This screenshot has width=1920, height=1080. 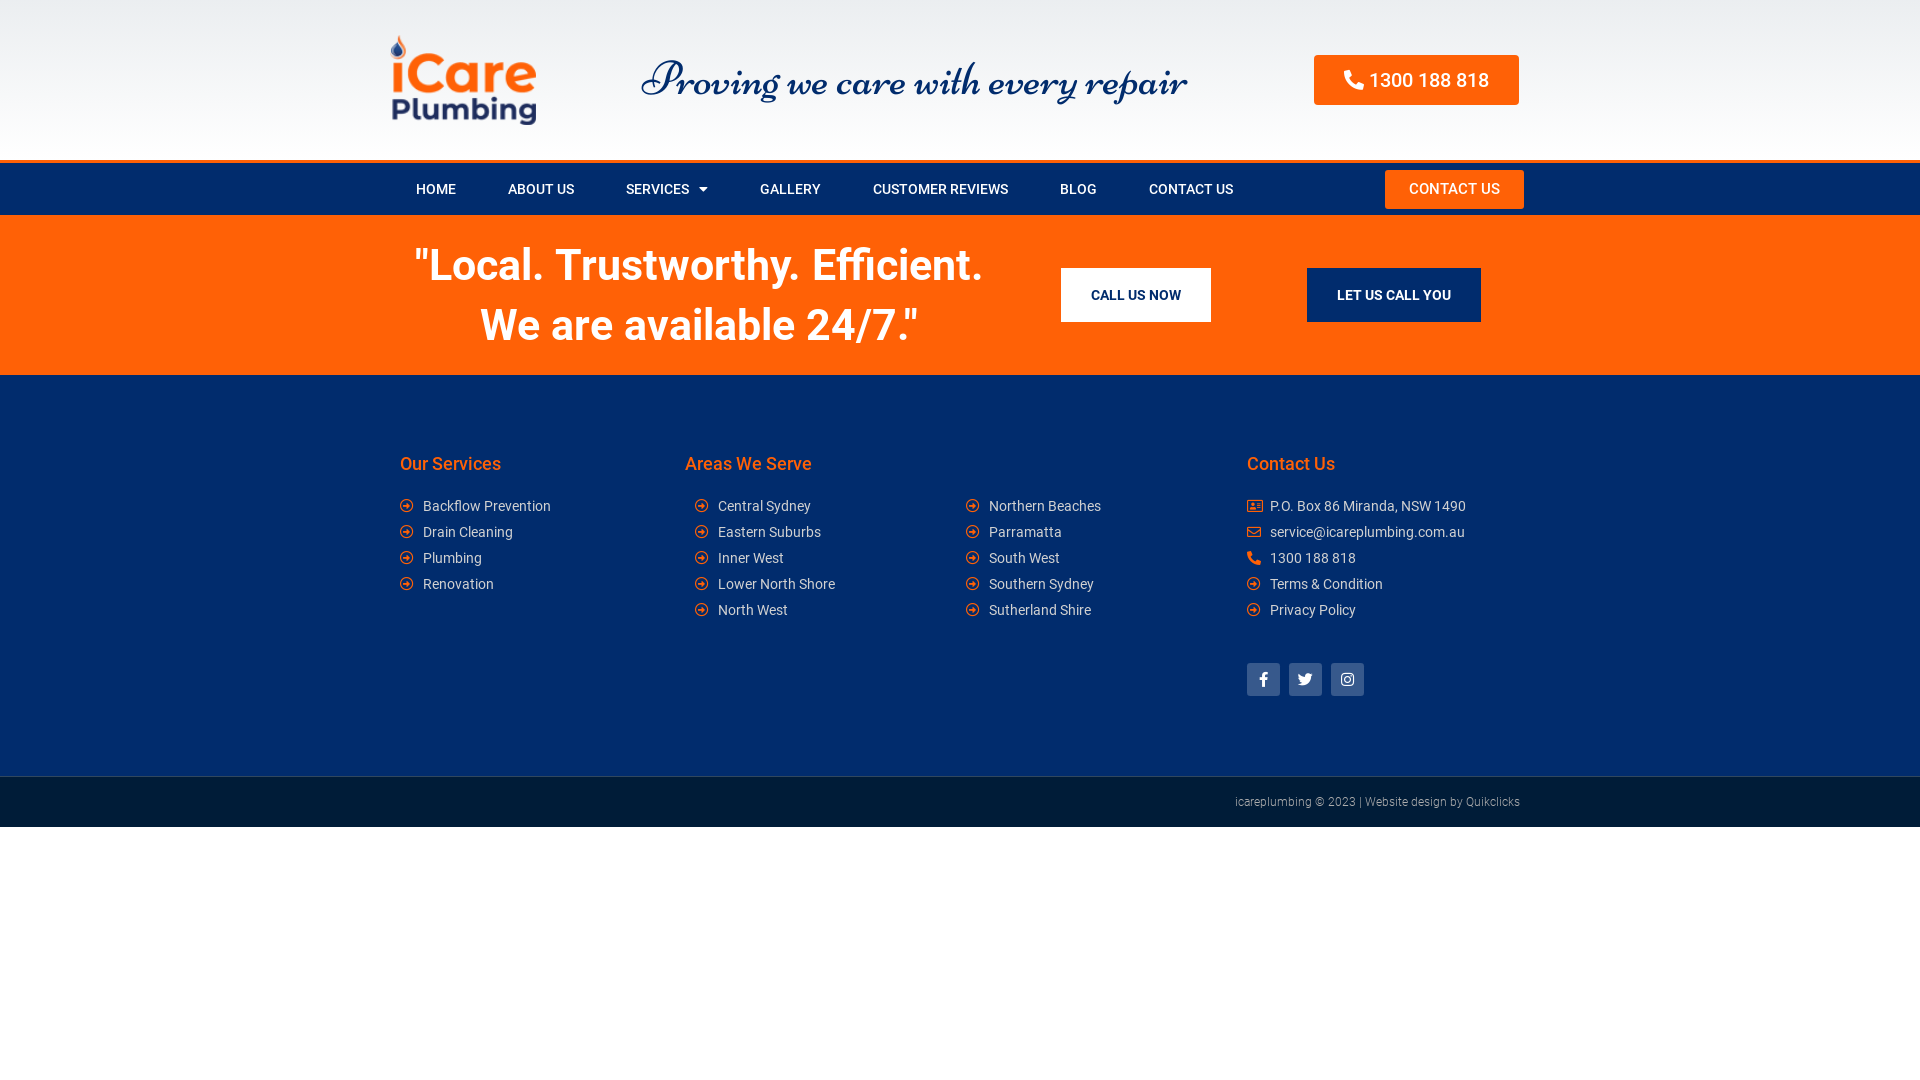 I want to click on 'ABOUT US', so click(x=481, y=189).